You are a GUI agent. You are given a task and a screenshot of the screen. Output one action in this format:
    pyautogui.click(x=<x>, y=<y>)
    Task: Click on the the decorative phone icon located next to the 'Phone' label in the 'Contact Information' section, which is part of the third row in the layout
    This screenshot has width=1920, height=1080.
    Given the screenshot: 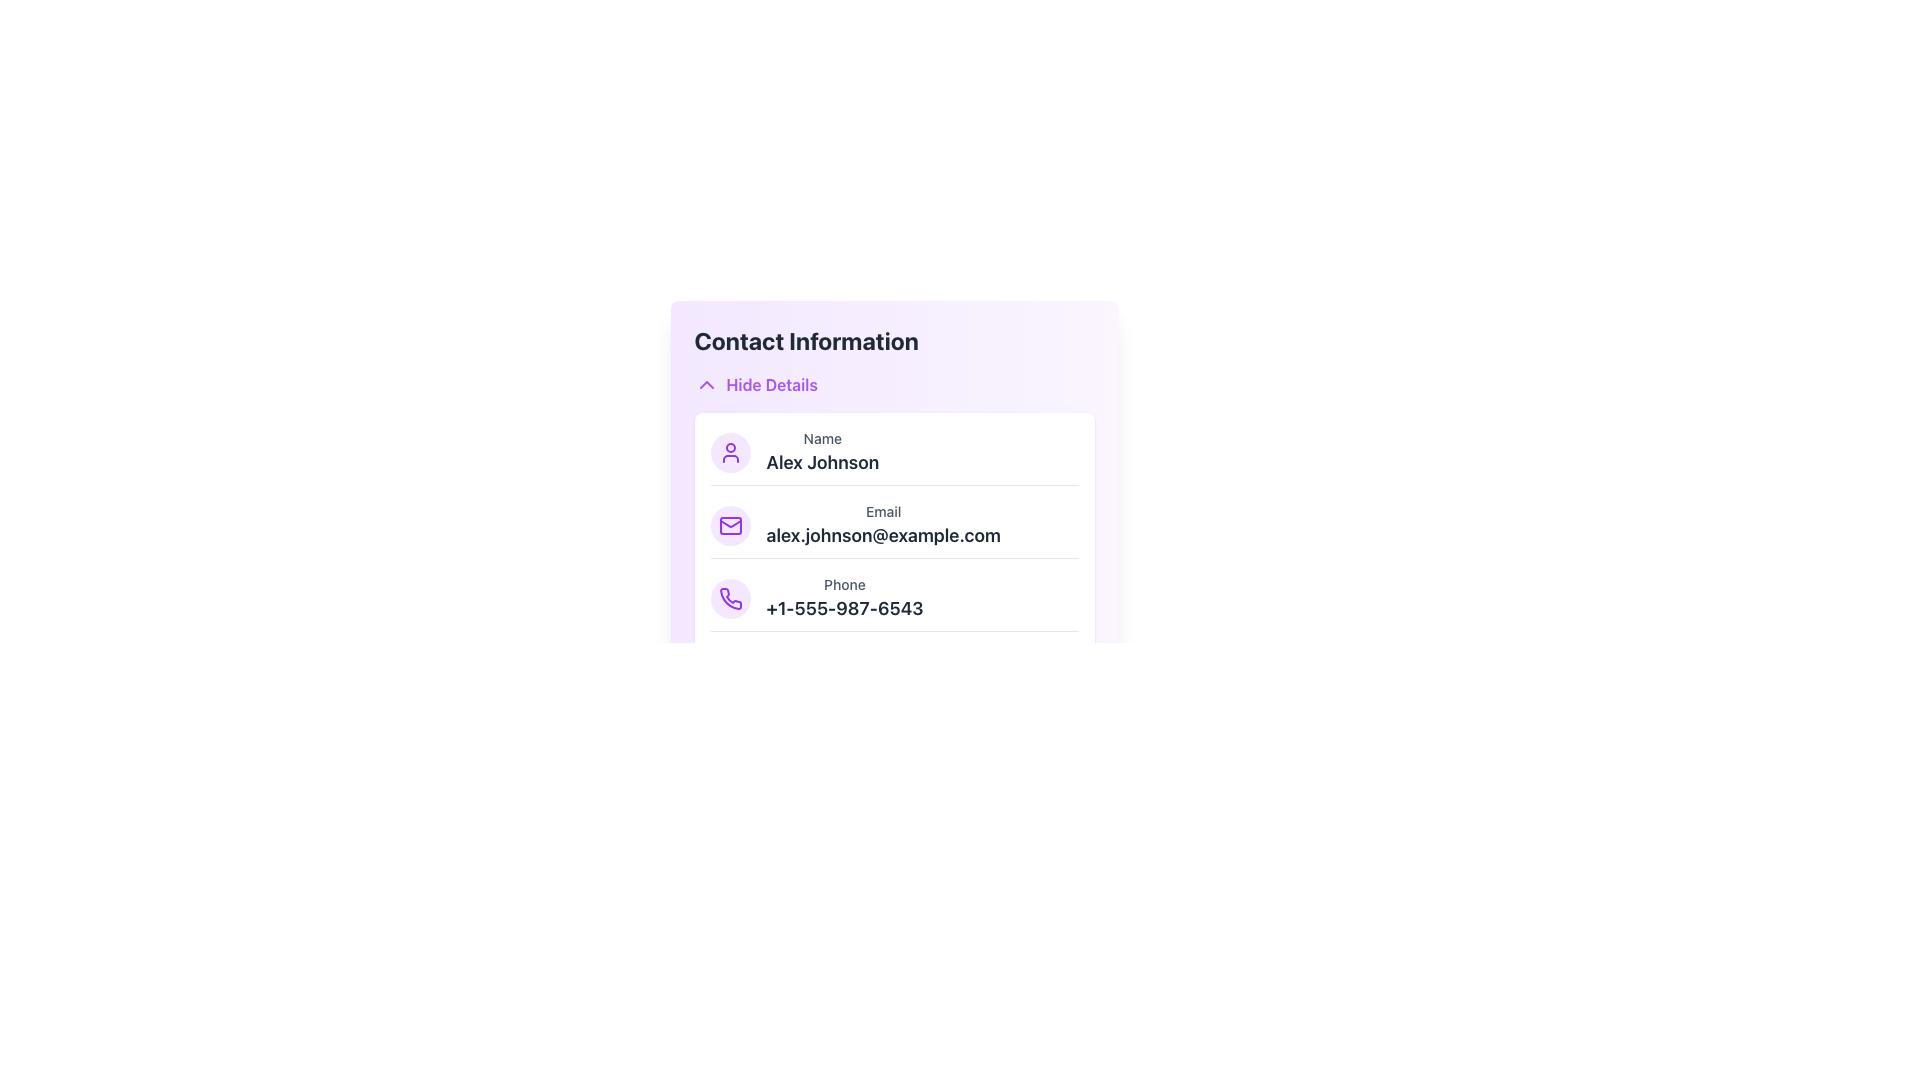 What is the action you would take?
    pyautogui.click(x=729, y=597)
    